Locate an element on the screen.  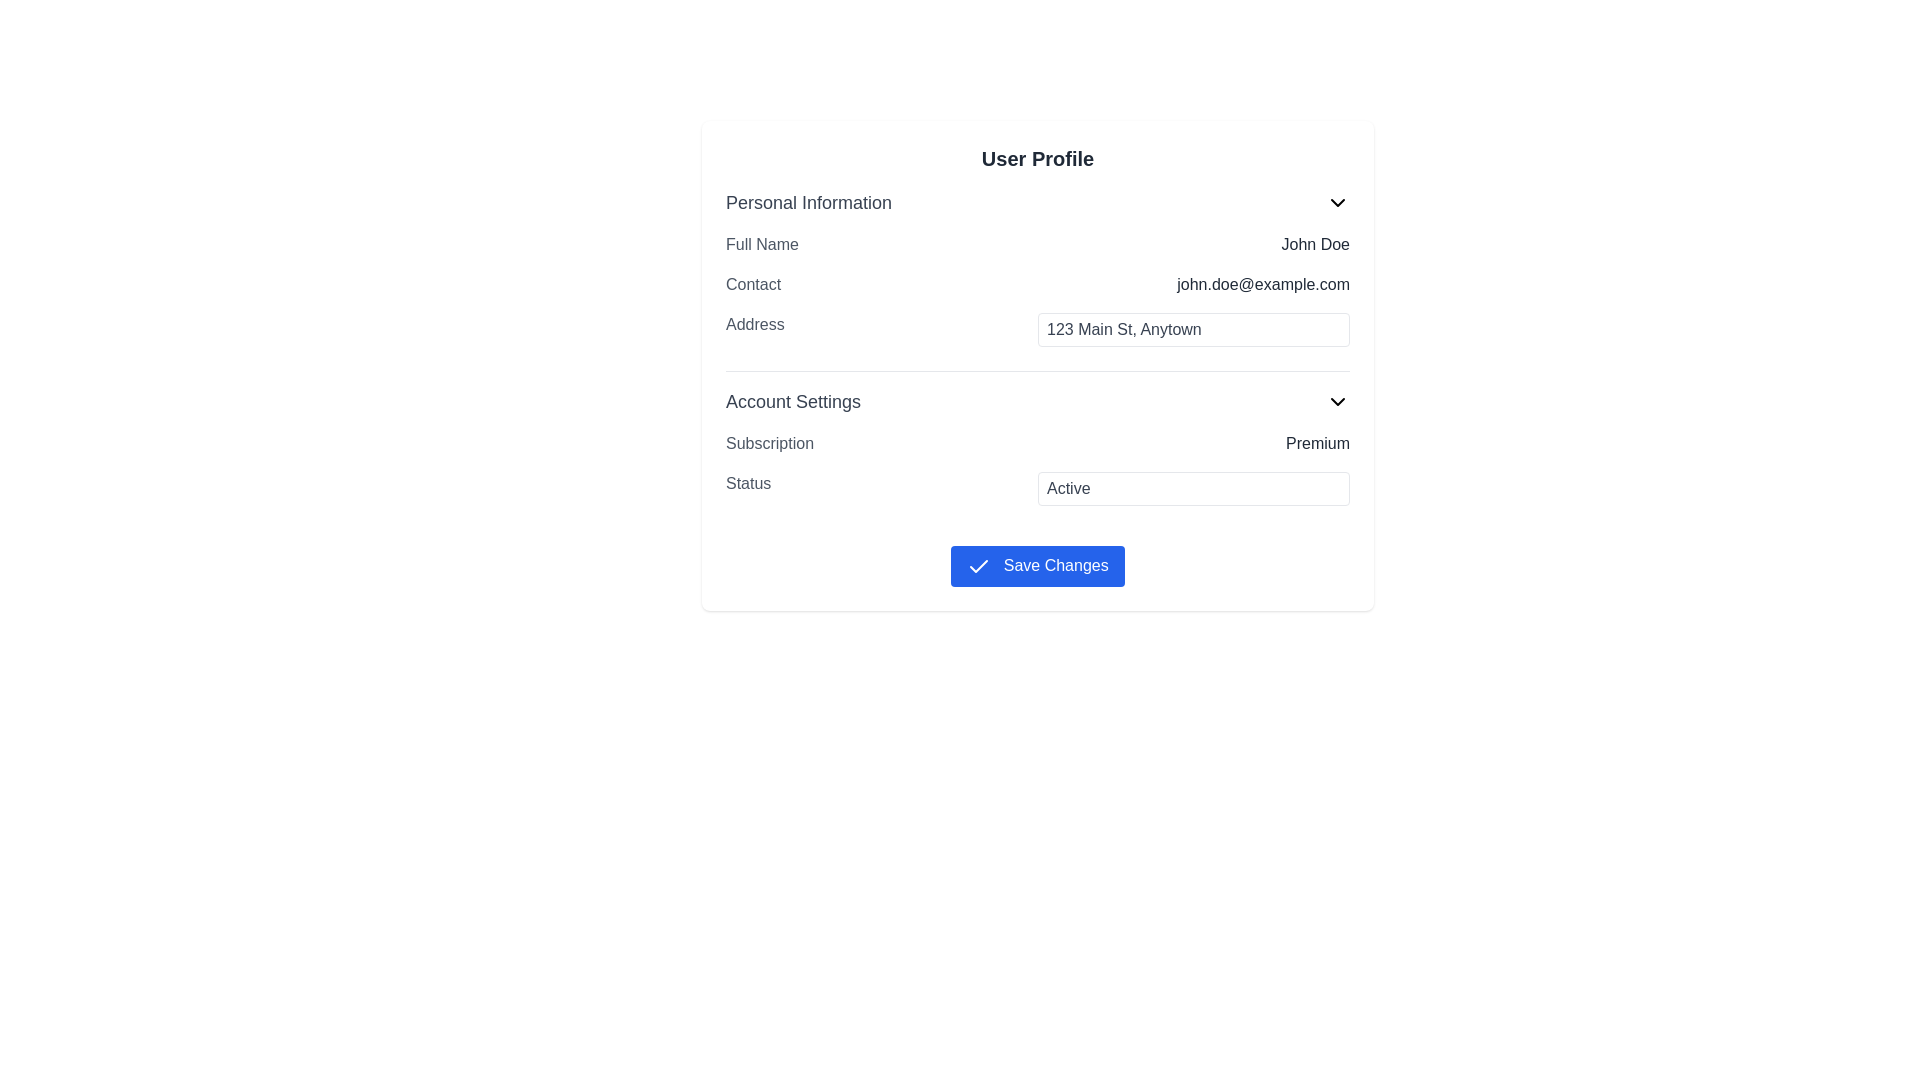
the address text input field to focus it, which is located within the 'Personal Information' section of the user profile, aligned to the right of the label 'Address' is located at coordinates (1194, 329).